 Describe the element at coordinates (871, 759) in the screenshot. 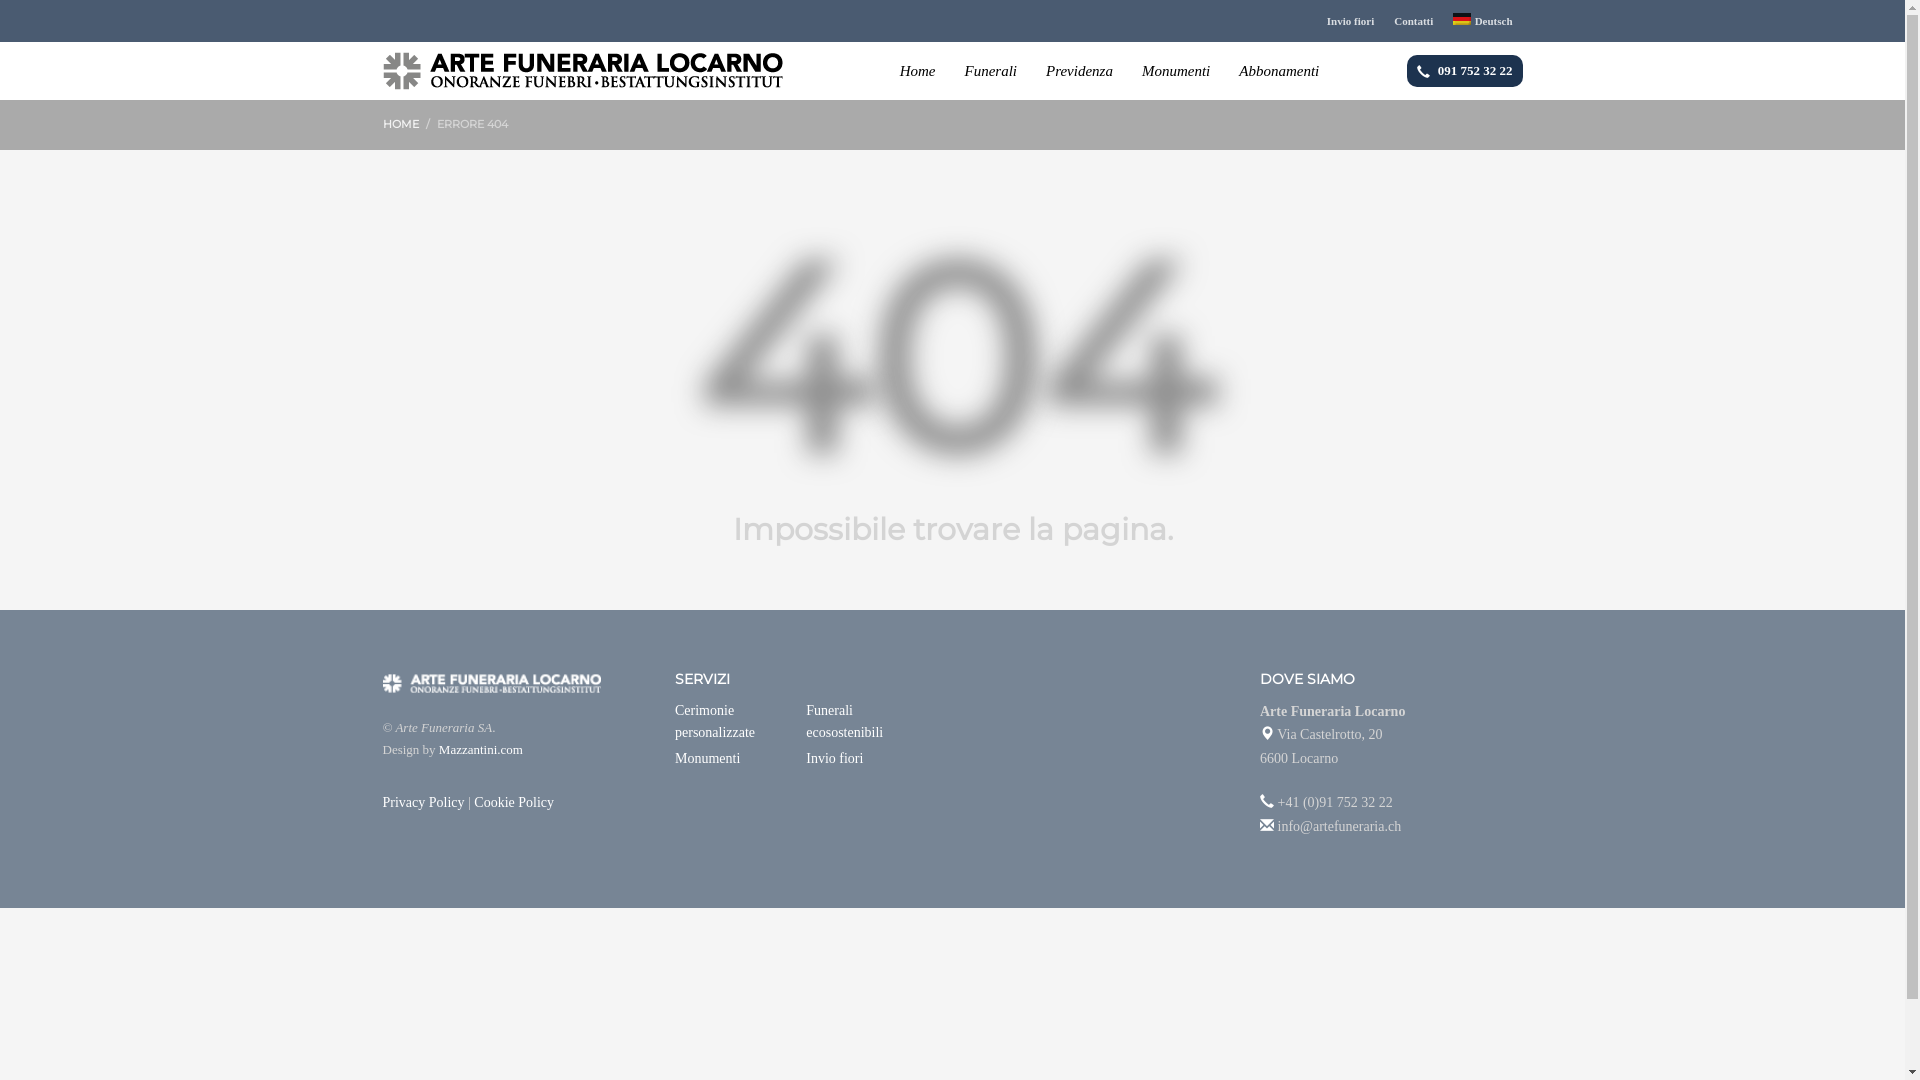

I see `'Invio fiori'` at that location.